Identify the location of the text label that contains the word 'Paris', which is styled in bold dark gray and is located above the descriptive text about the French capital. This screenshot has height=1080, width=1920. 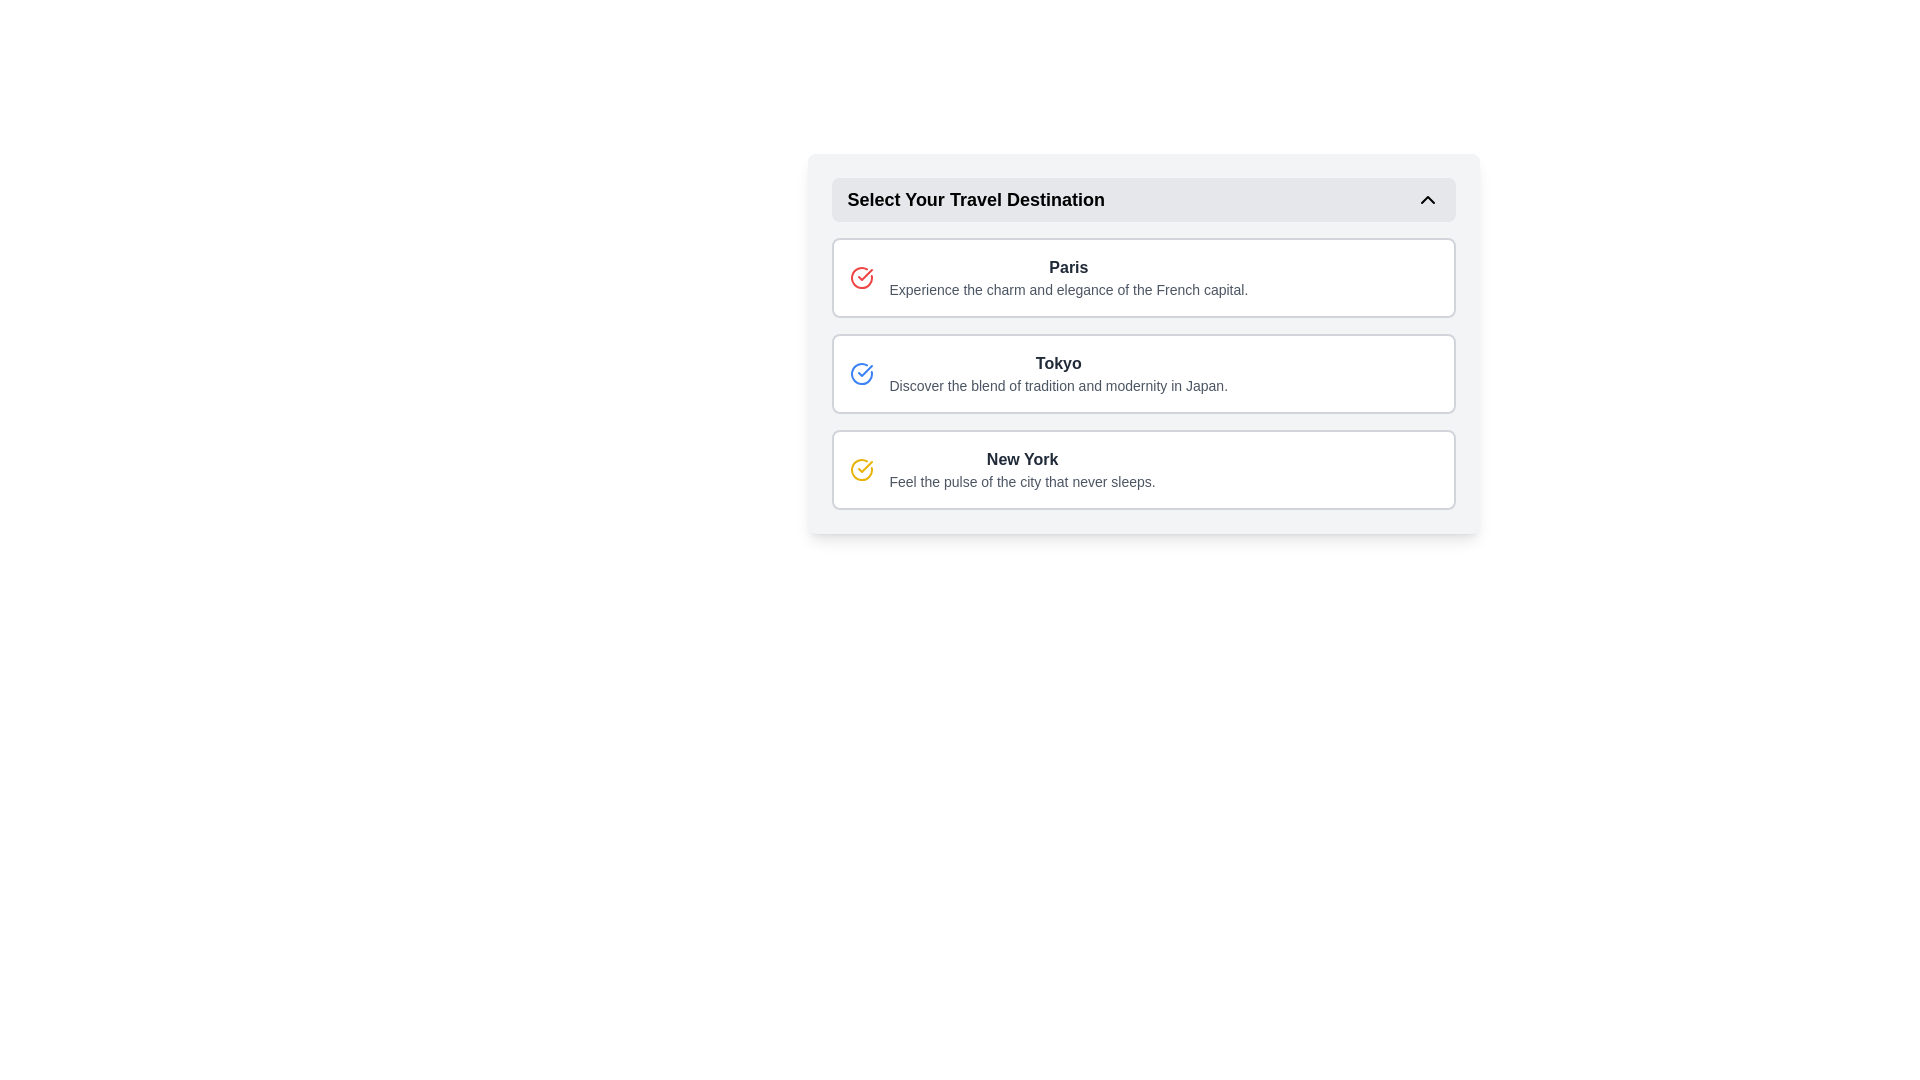
(1067, 266).